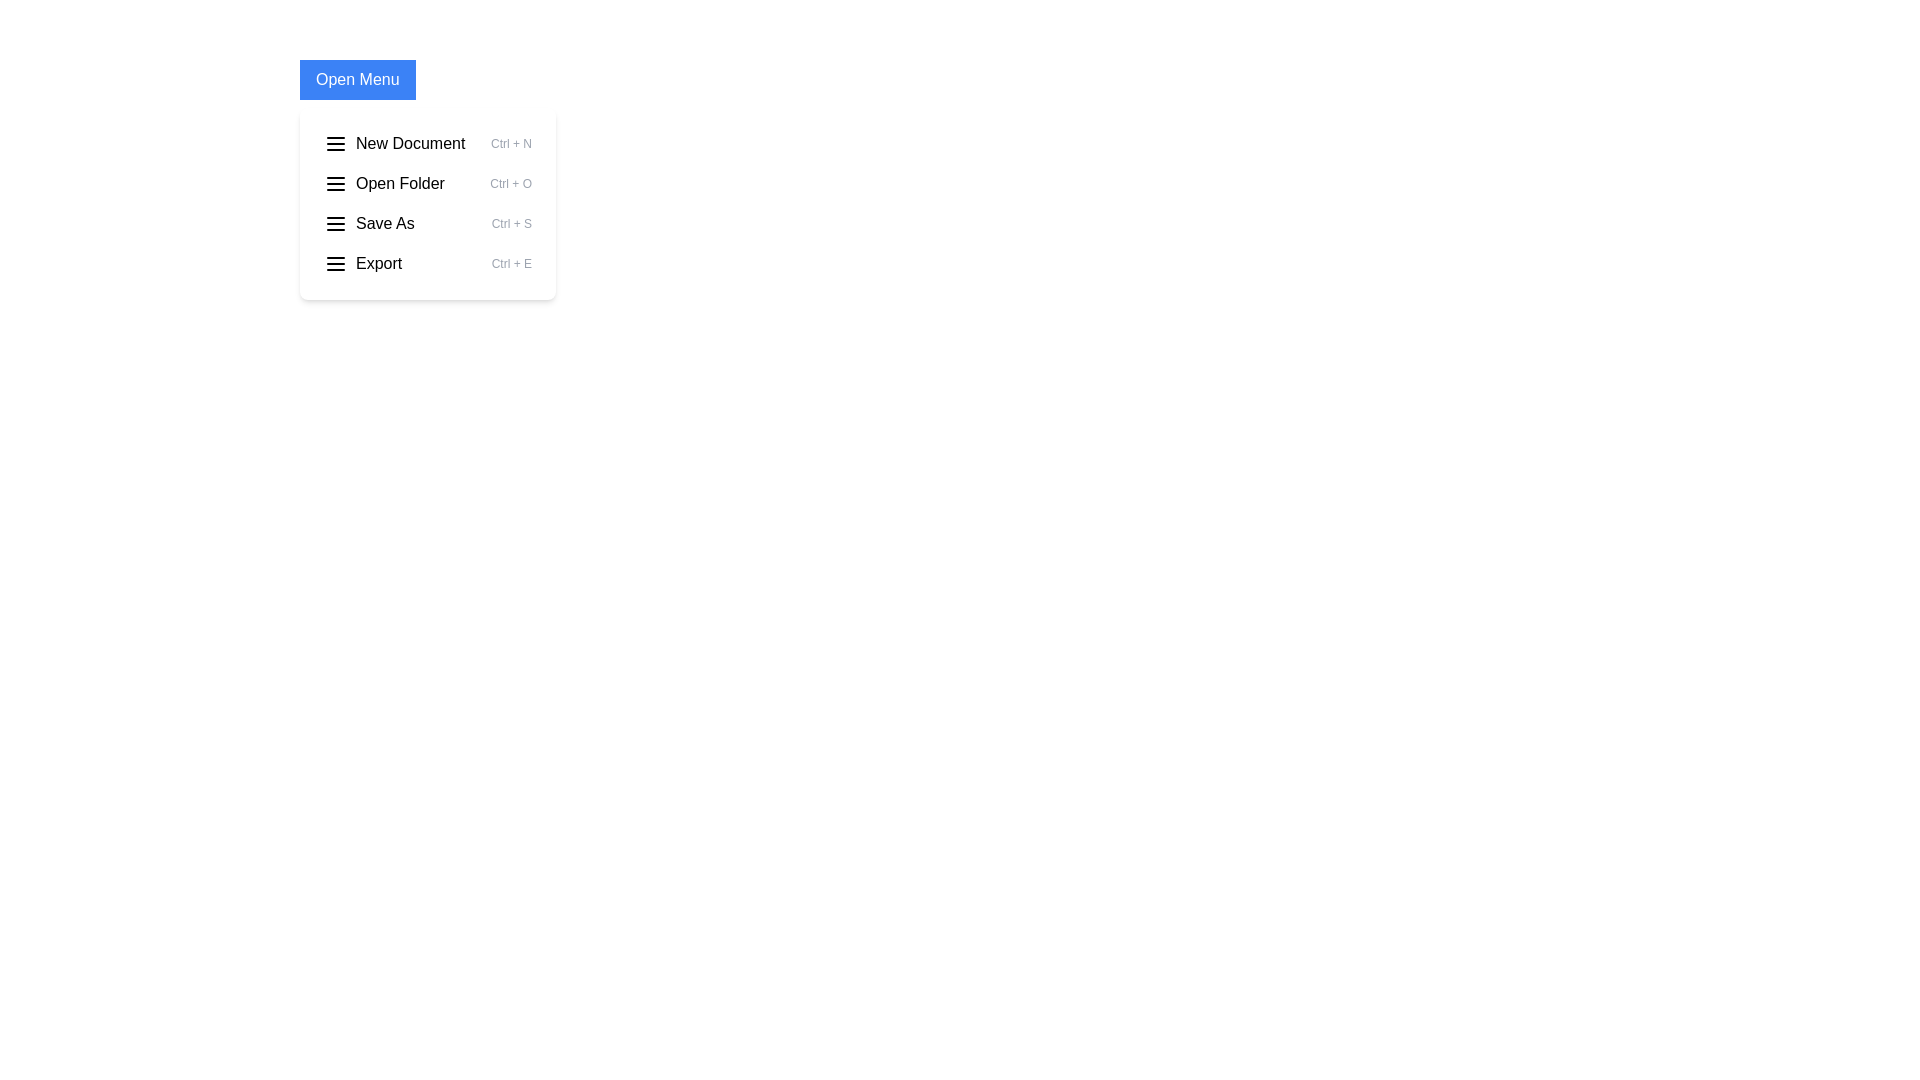  What do you see at coordinates (400, 184) in the screenshot?
I see `the 'Open Folder' text label in the vertical menu, which is the second item below 'New Document'` at bounding box center [400, 184].